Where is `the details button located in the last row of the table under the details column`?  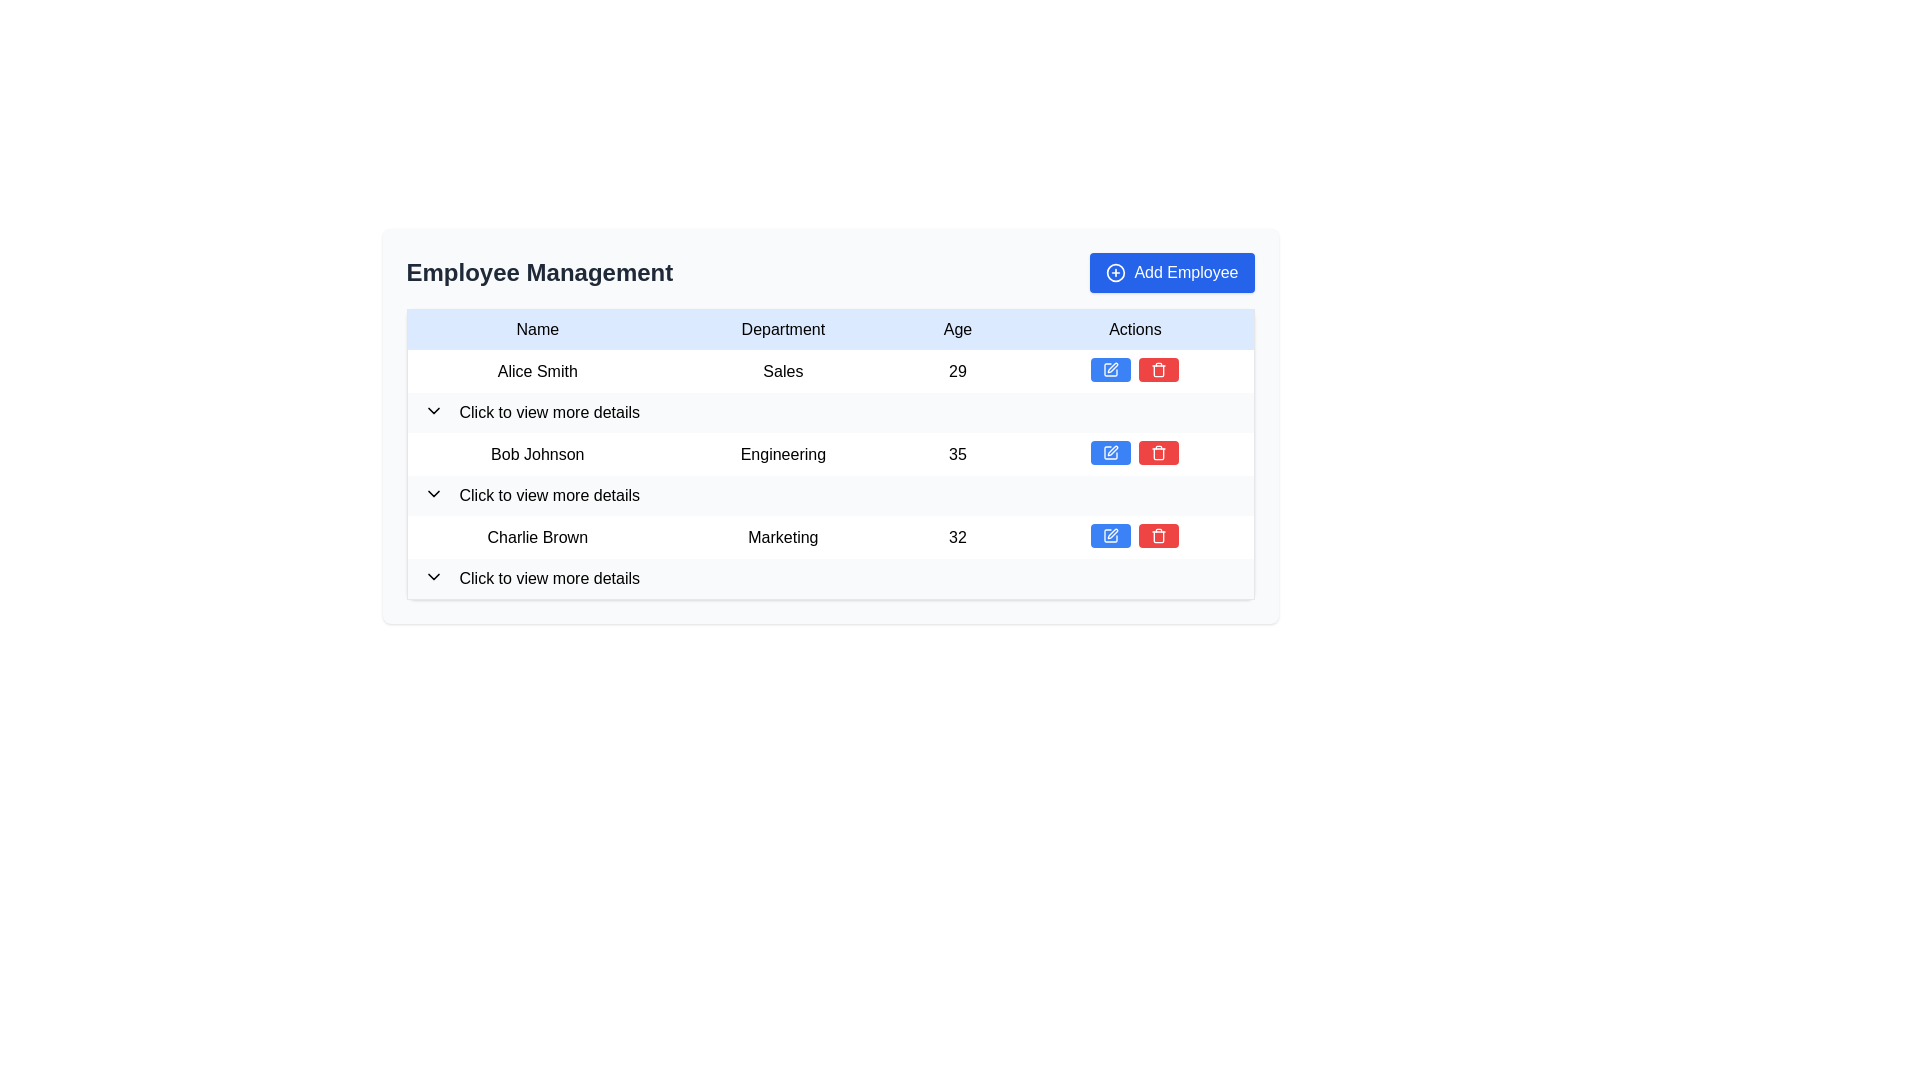
the details button located in the last row of the table under the details column is located at coordinates (830, 578).